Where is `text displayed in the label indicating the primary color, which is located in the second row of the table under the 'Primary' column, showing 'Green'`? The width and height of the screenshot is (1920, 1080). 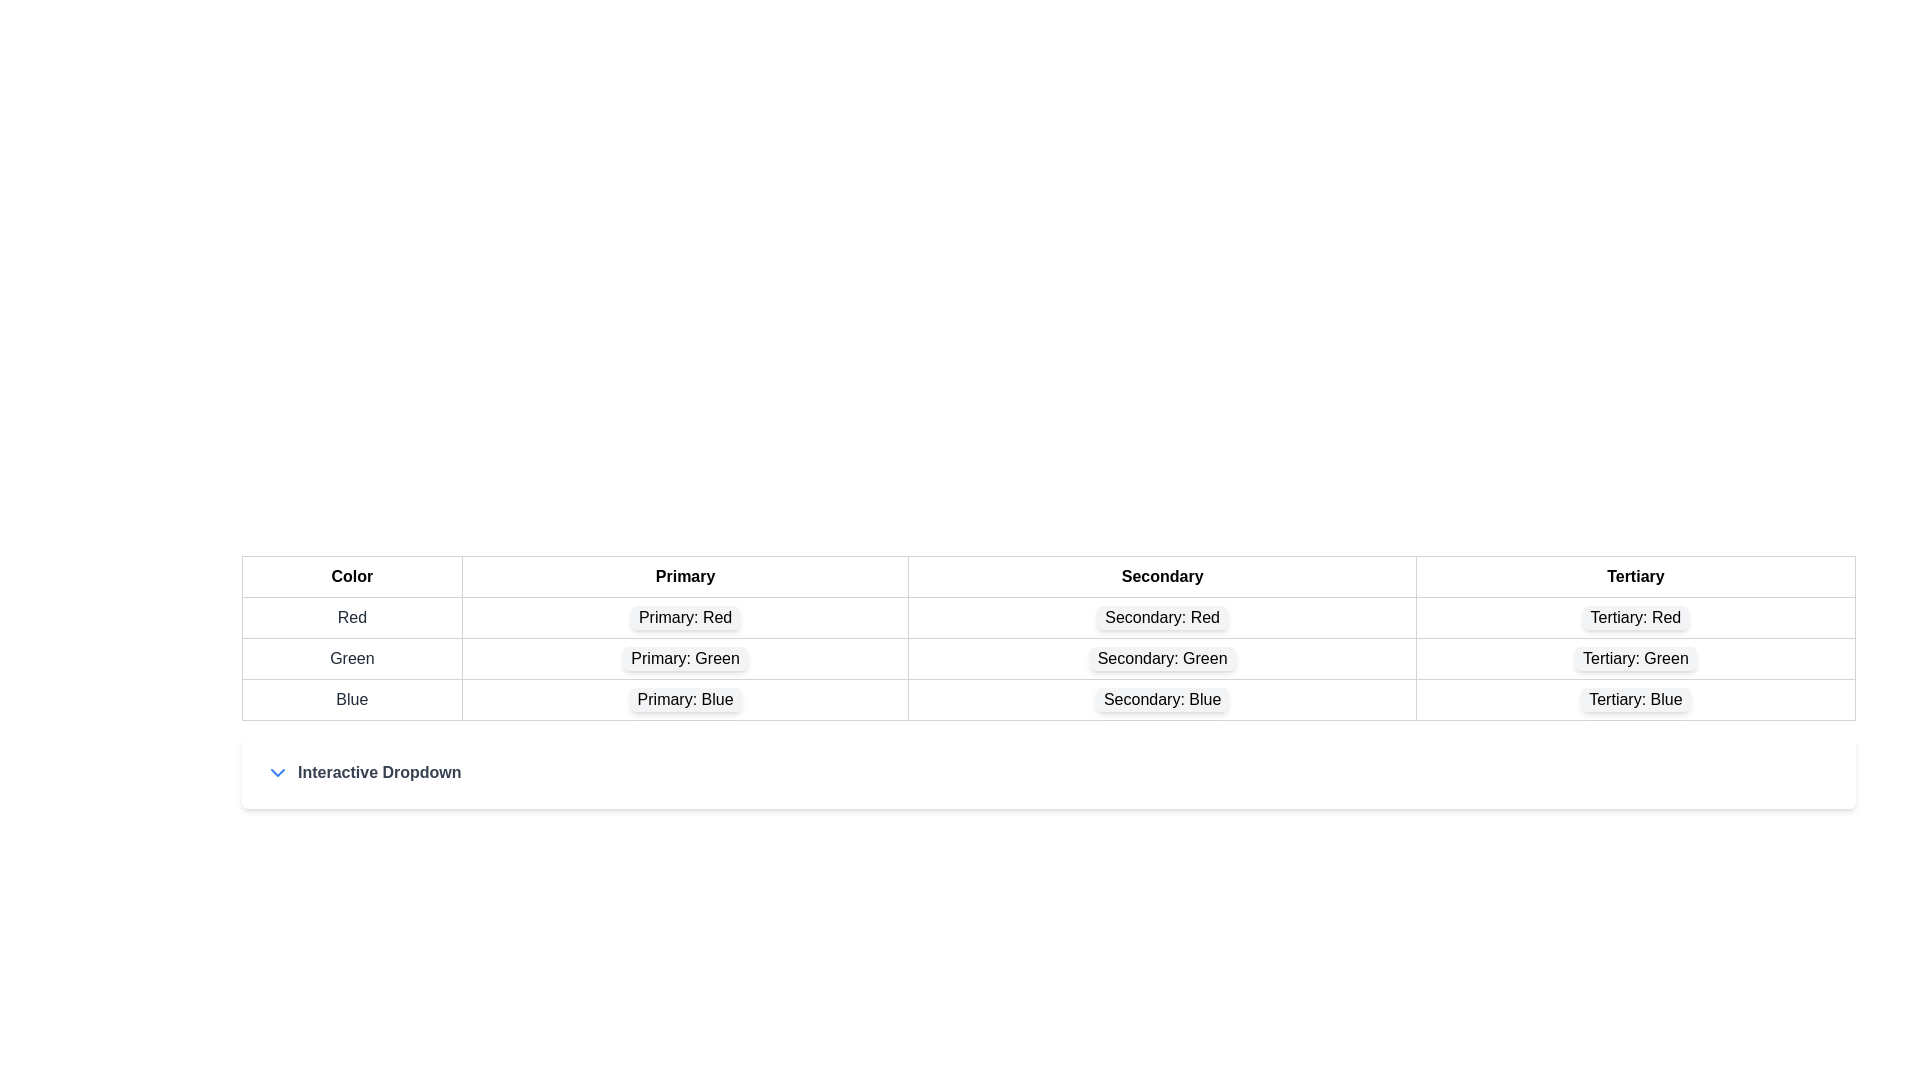 text displayed in the label indicating the primary color, which is located in the second row of the table under the 'Primary' column, showing 'Green' is located at coordinates (685, 659).